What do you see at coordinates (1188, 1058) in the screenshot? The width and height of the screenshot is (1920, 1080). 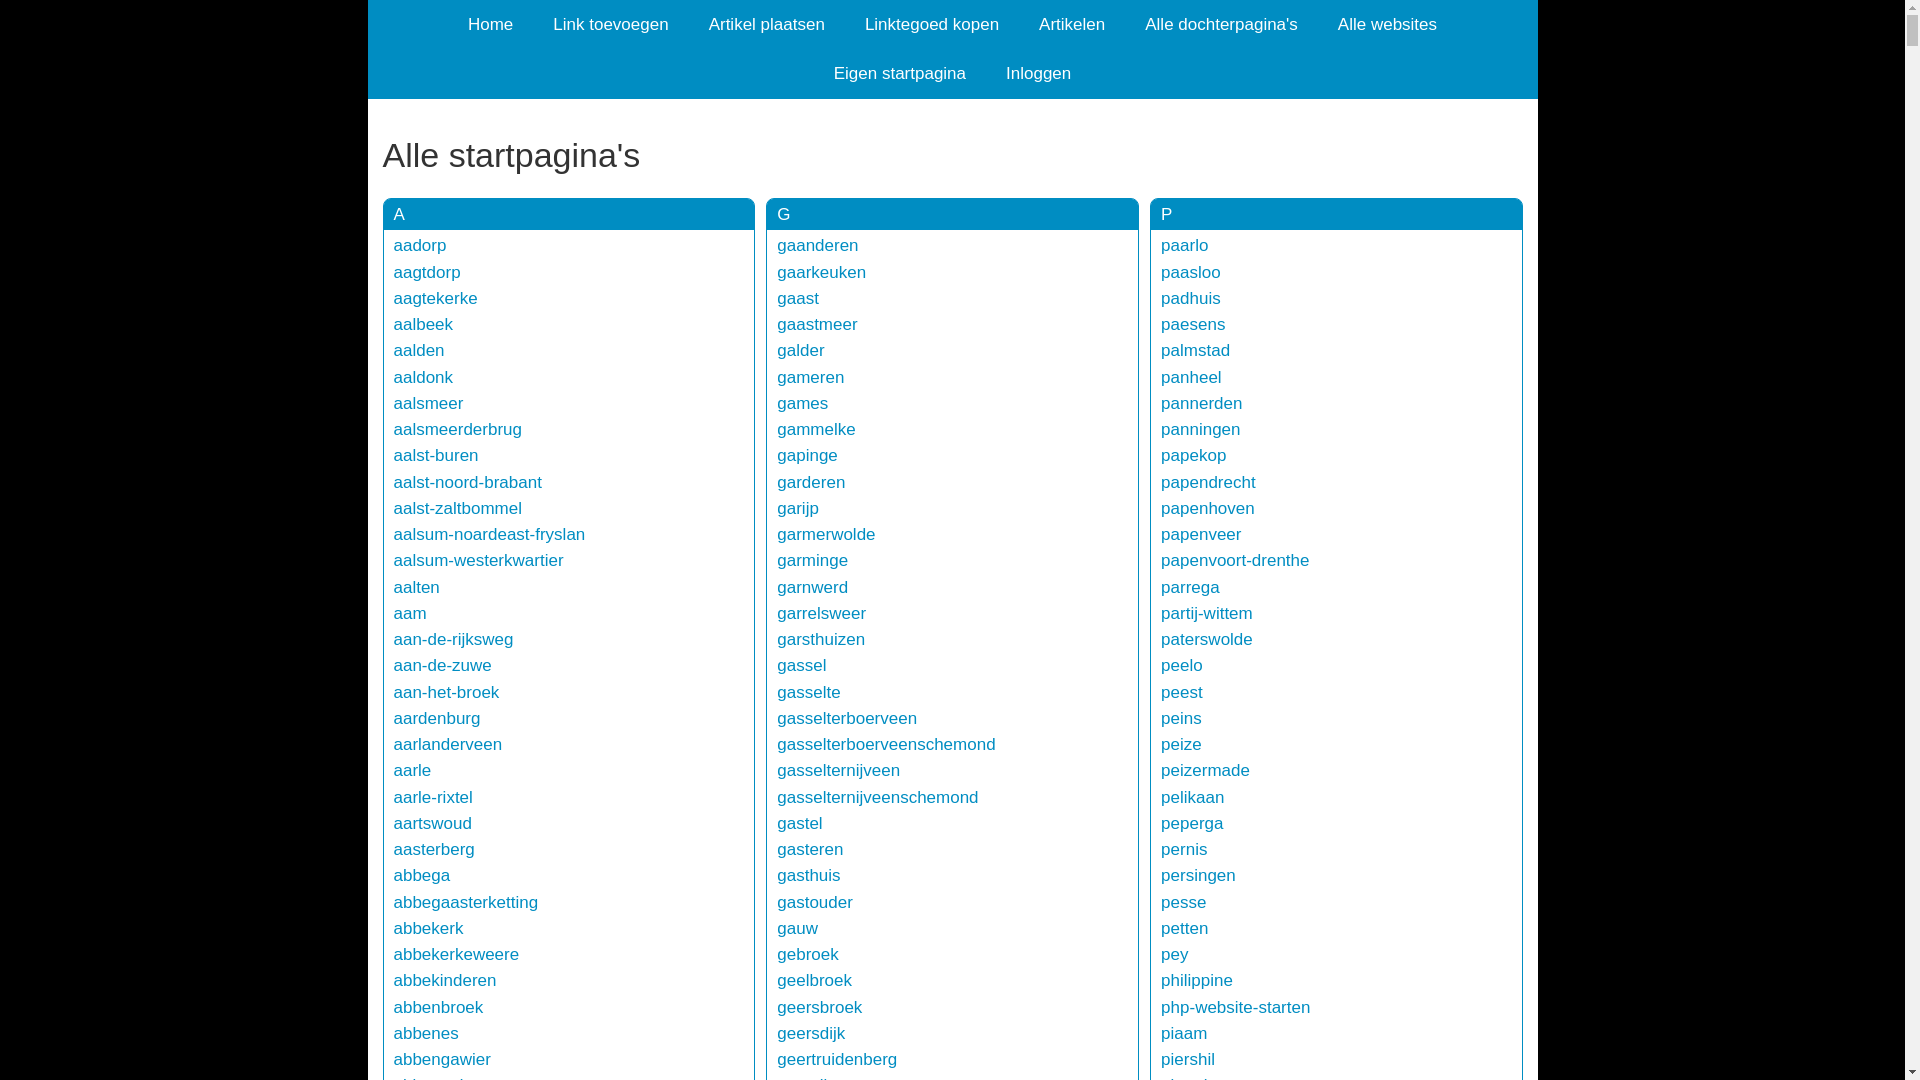 I see `'piershil'` at bounding box center [1188, 1058].